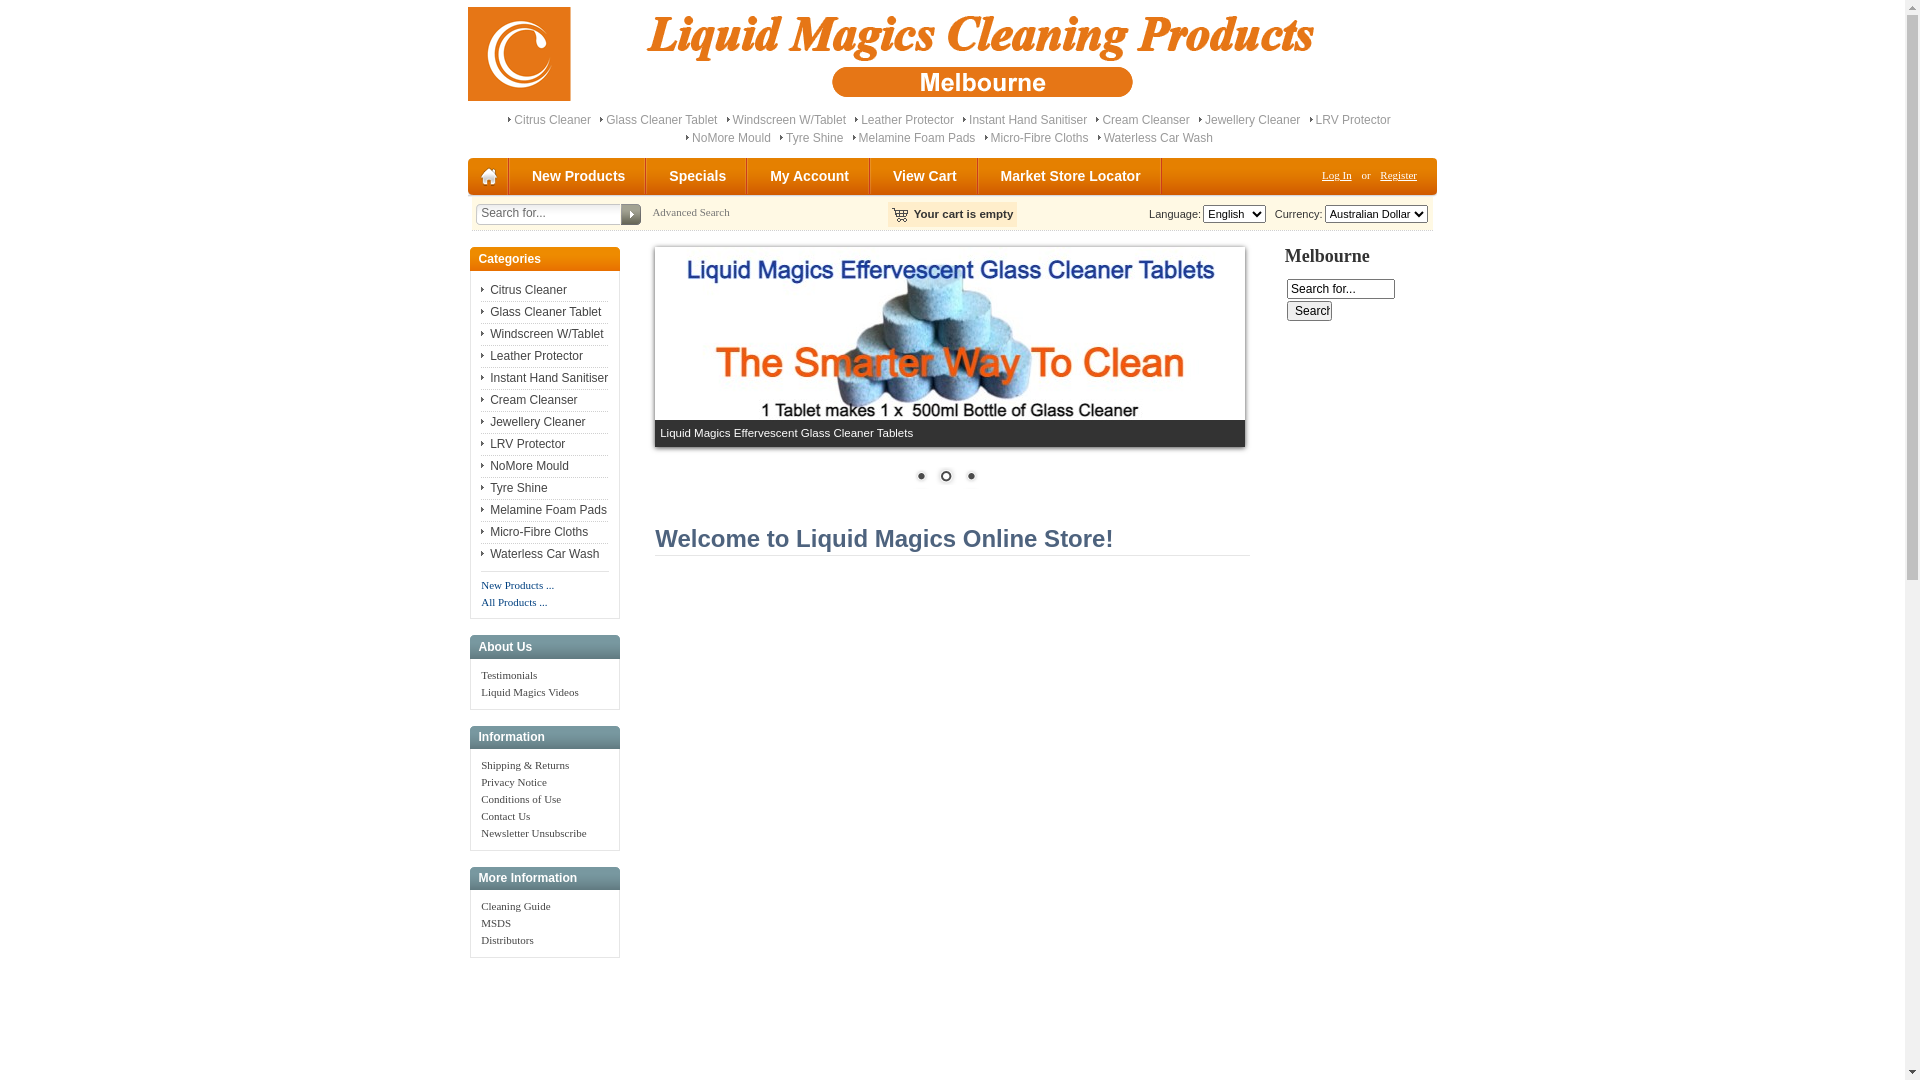 This screenshot has height=1080, width=1920. Describe the element at coordinates (480, 690) in the screenshot. I see `'Liquid Magics Videos'` at that location.